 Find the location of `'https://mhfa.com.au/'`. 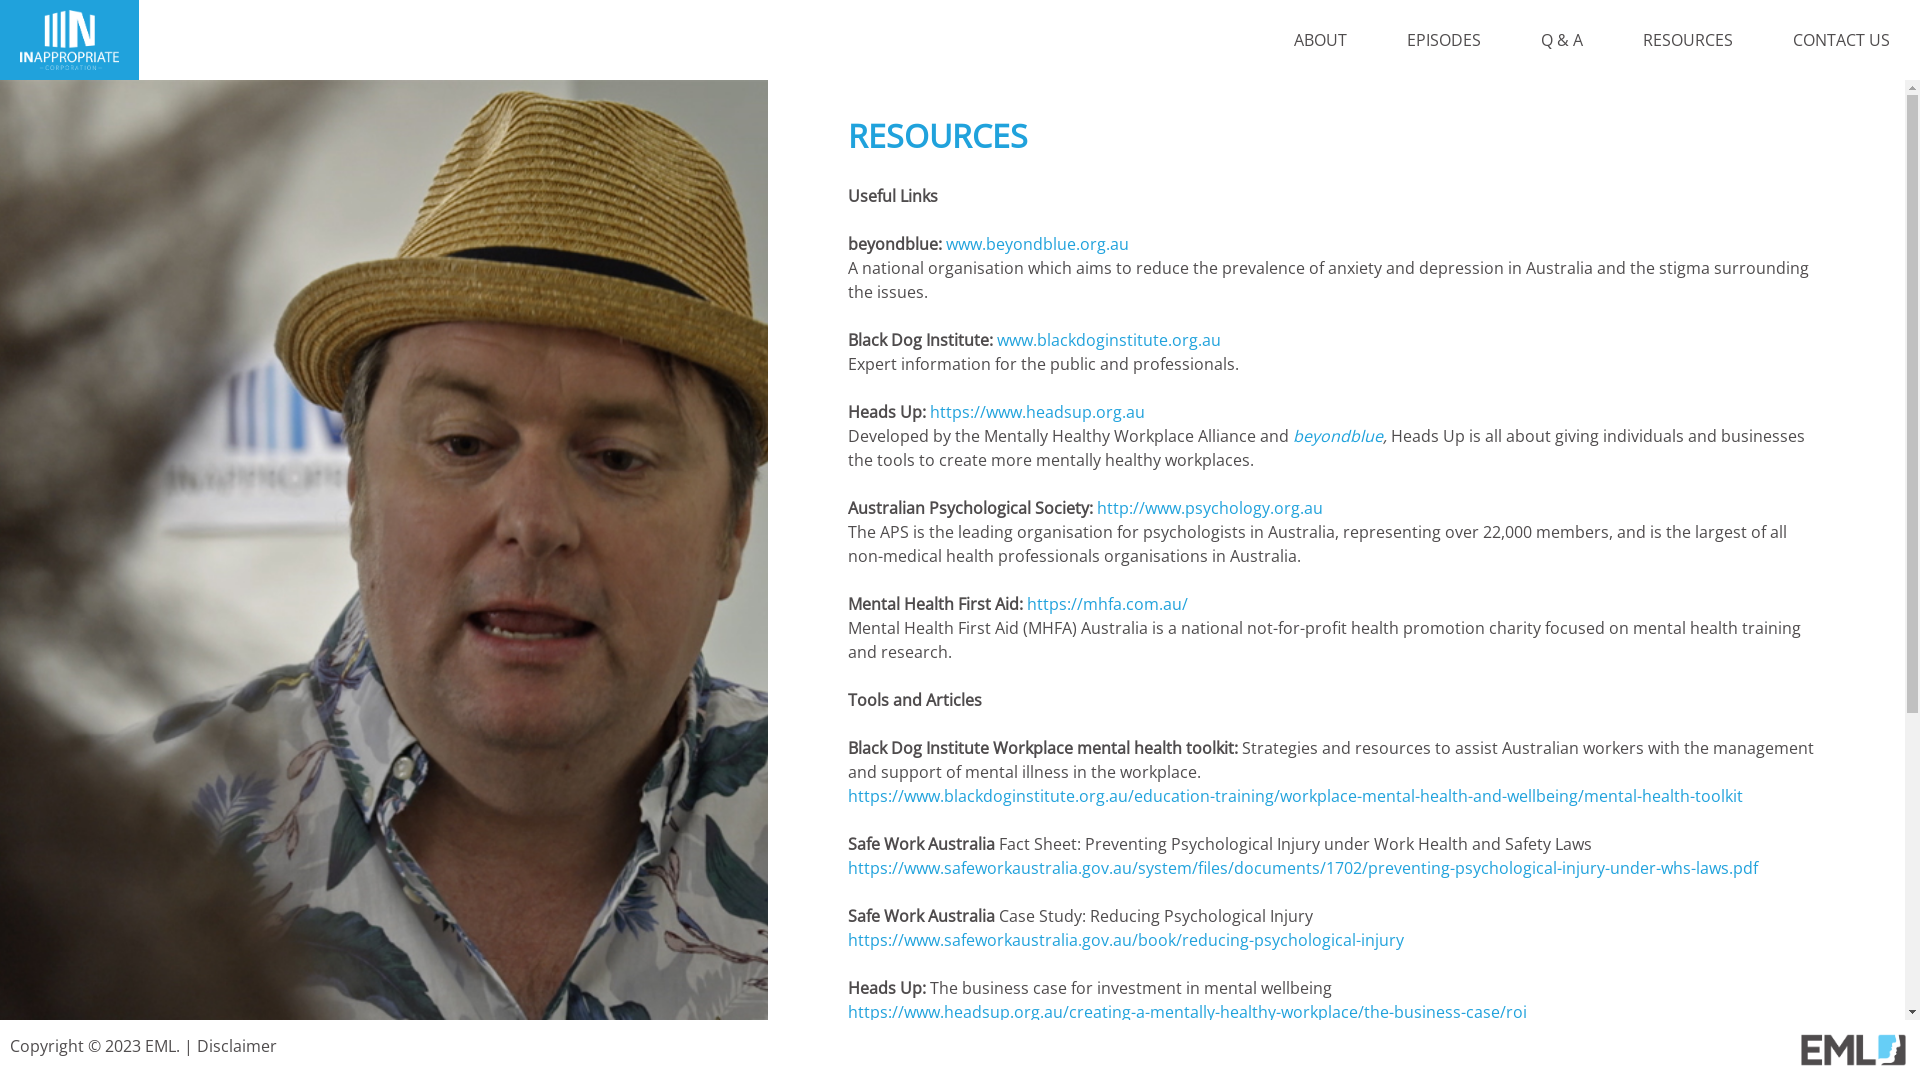

'https://mhfa.com.au/' is located at coordinates (1106, 603).